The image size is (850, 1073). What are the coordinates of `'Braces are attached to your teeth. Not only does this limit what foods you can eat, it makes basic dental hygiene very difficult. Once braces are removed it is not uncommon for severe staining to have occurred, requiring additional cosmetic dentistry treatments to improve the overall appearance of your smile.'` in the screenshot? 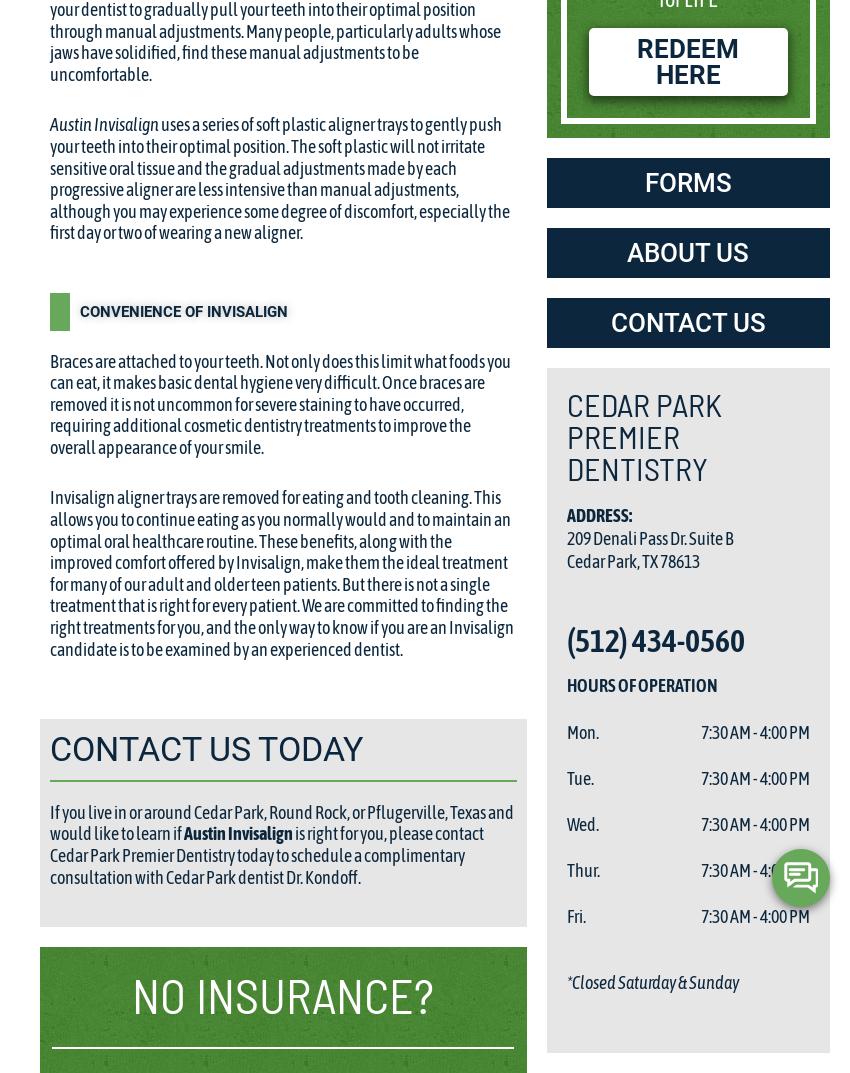 It's located at (279, 402).